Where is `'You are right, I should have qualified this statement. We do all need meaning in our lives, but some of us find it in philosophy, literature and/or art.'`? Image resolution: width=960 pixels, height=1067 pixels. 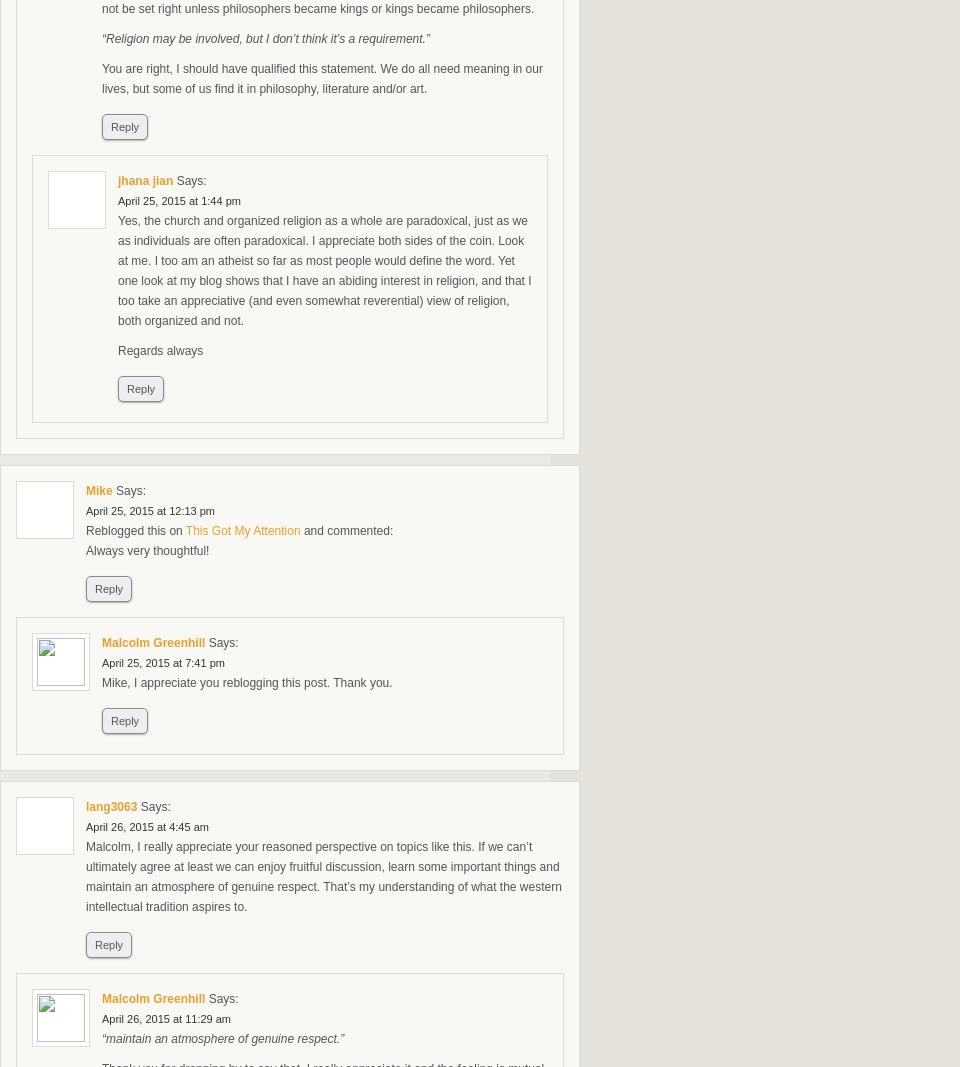
'You are right, I should have qualified this statement. We do all need meaning in our lives, but some of us find it in philosophy, literature and/or art.' is located at coordinates (321, 77).